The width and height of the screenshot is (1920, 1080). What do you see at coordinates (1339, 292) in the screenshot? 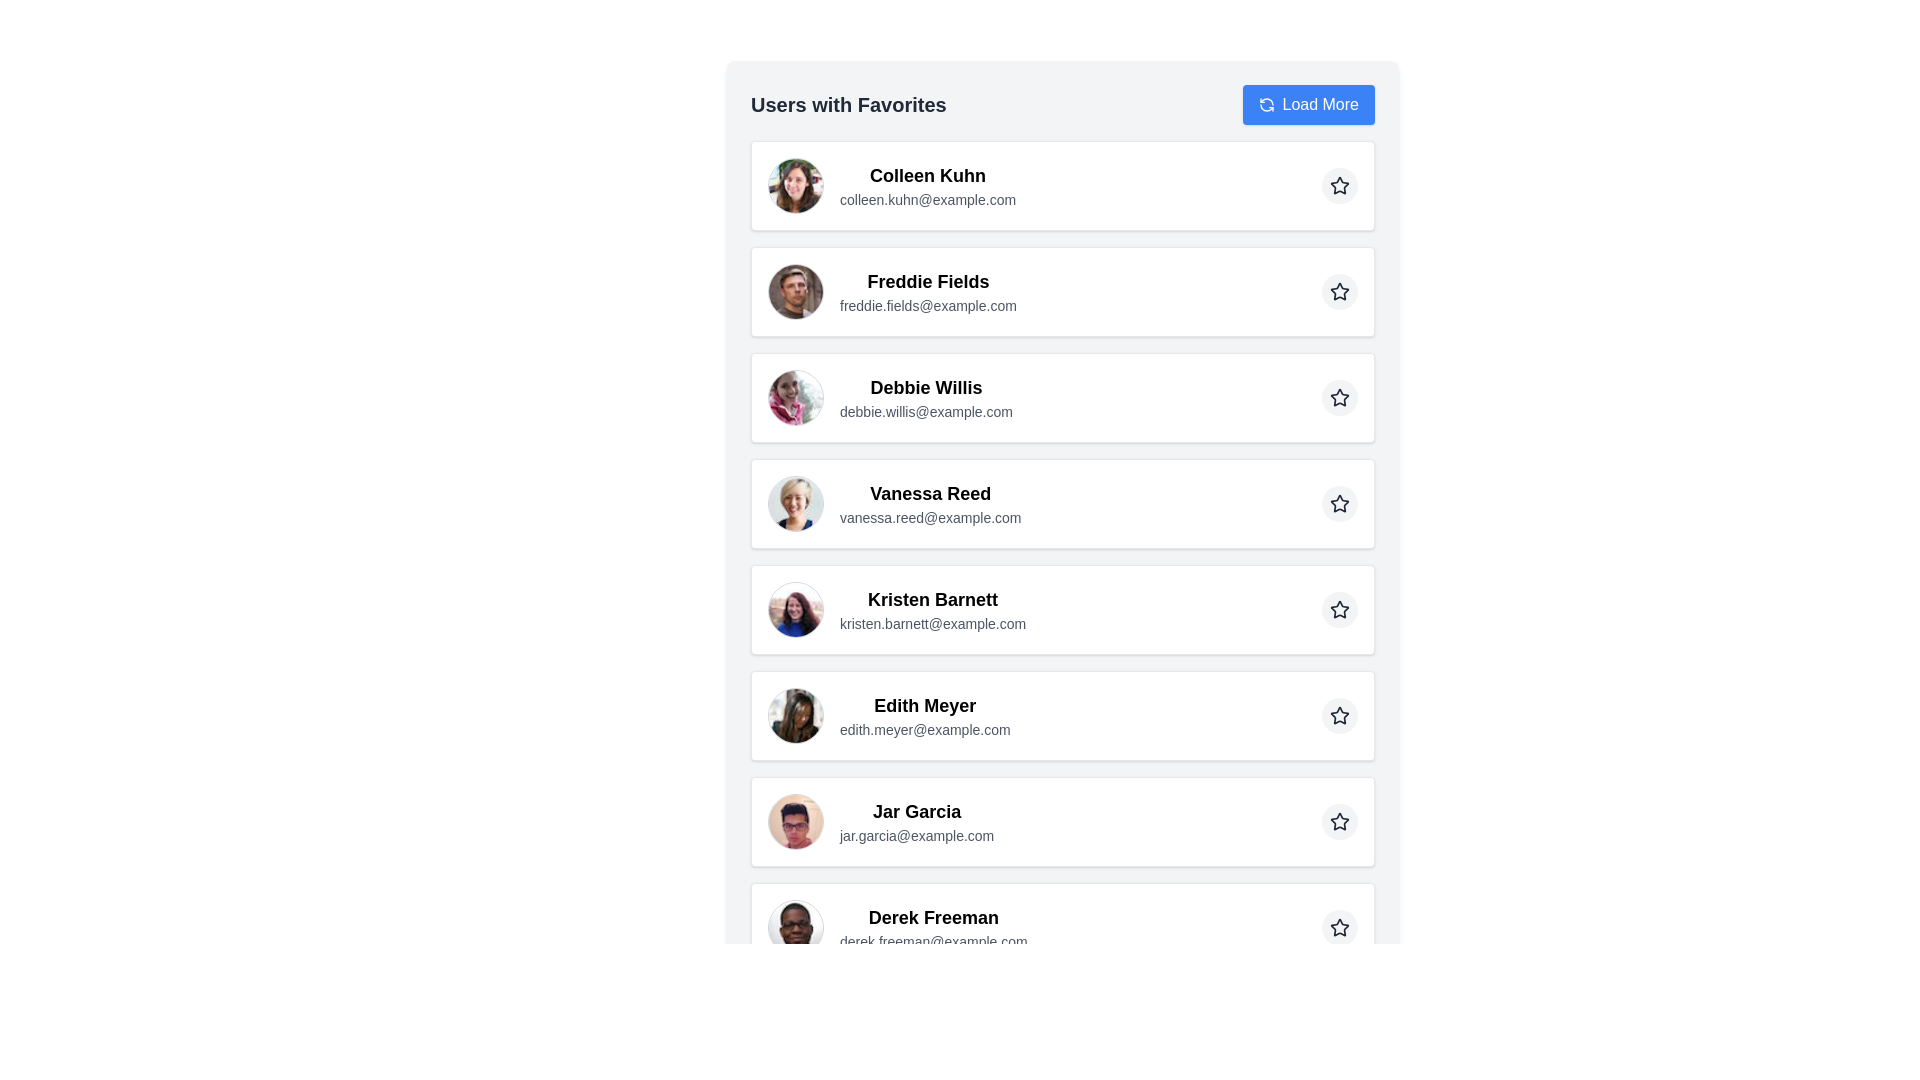
I see `the Star Icon Button located on the far right side of the second user row labeled 'Freddie Fields' to interact` at bounding box center [1339, 292].